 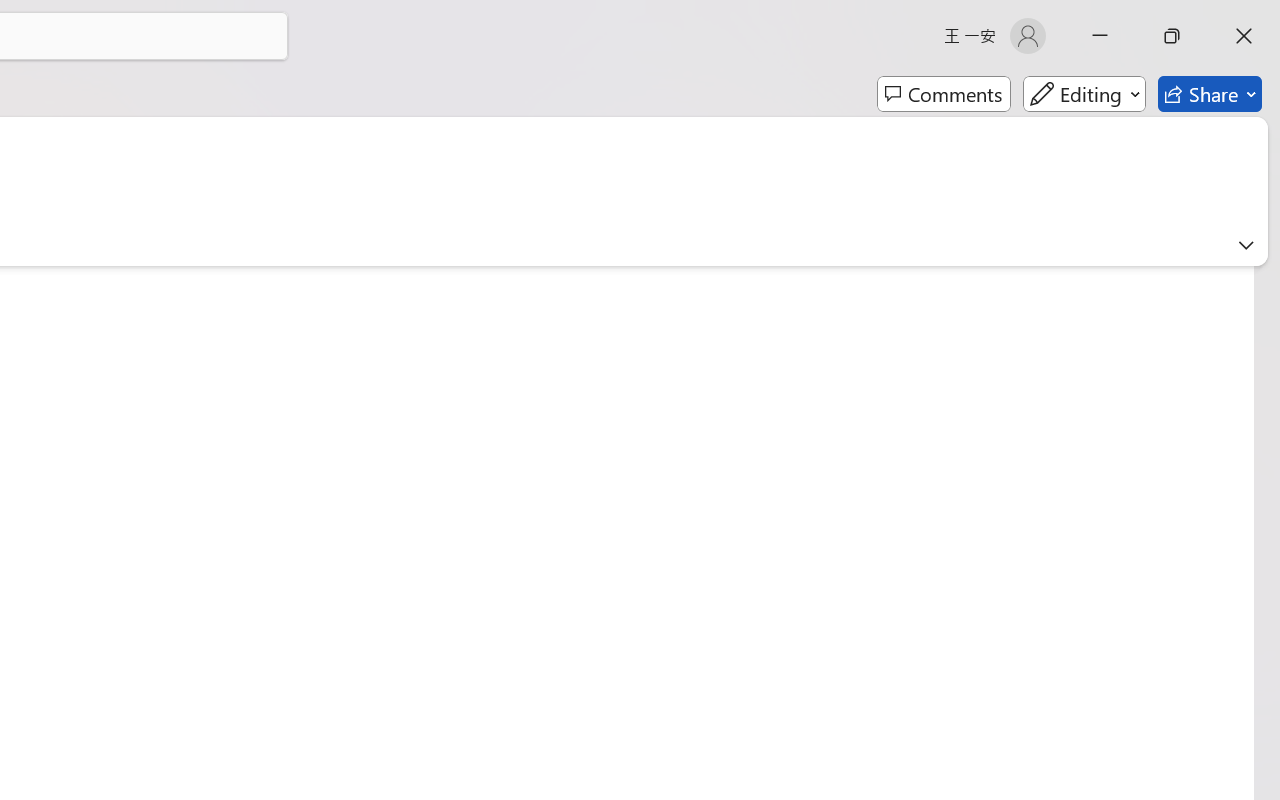 I want to click on 'Ribbon Display Options', so click(x=1245, y=244).